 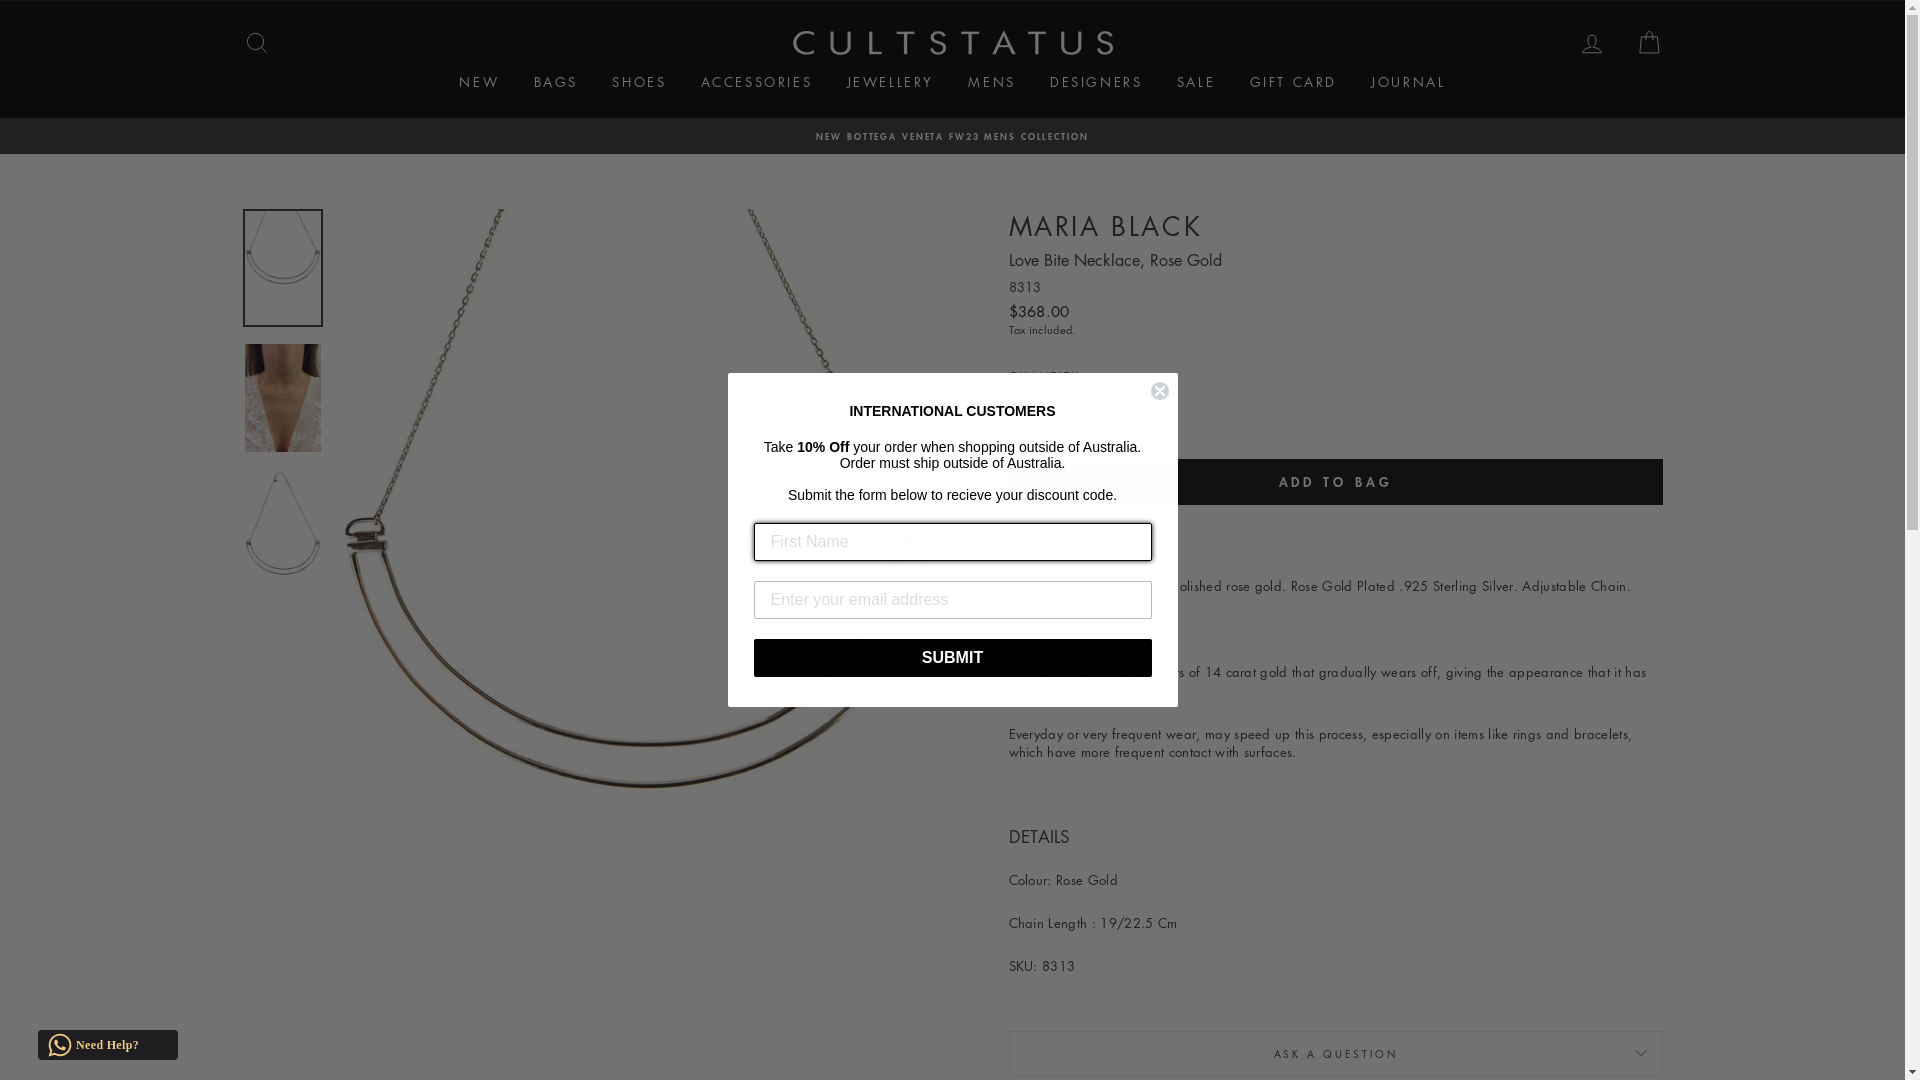 What do you see at coordinates (254, 43) in the screenshot?
I see `'SEARCH'` at bounding box center [254, 43].